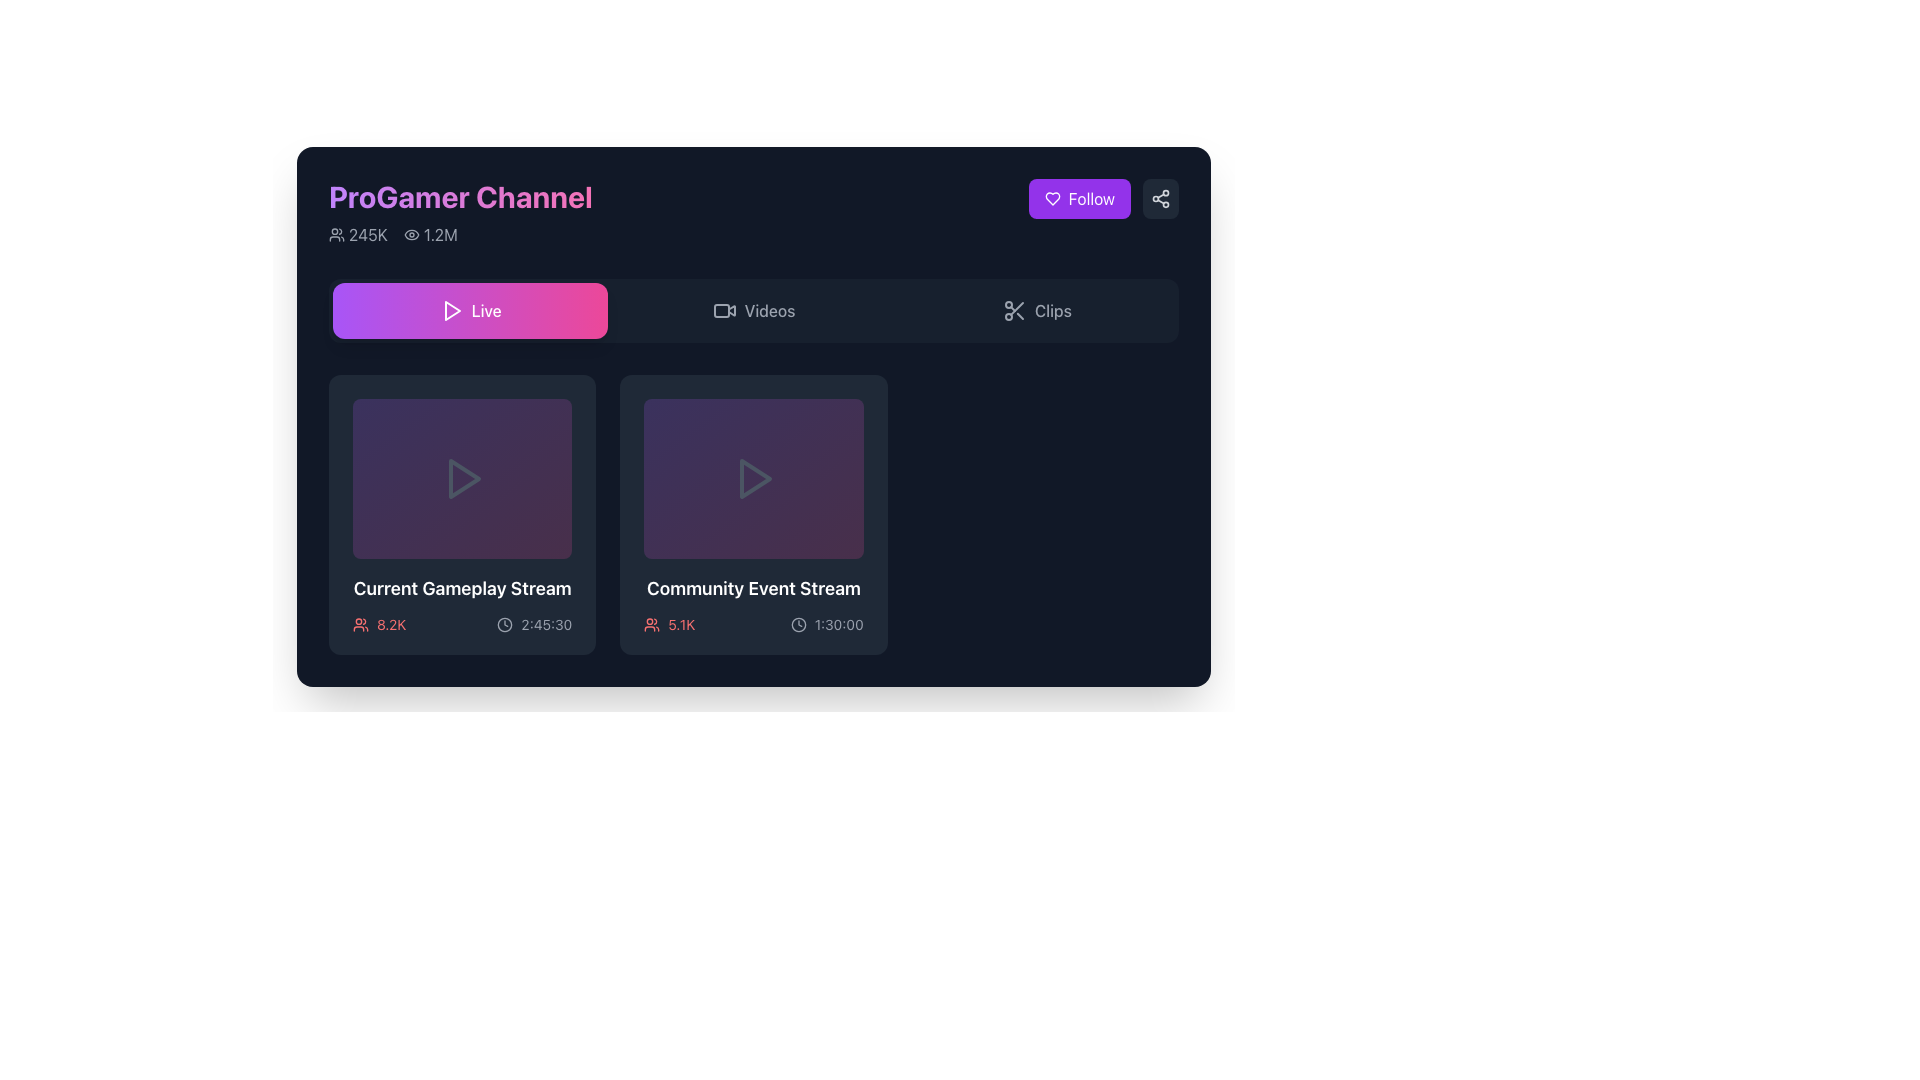 The height and width of the screenshot is (1080, 1920). Describe the element at coordinates (752, 311) in the screenshot. I see `the video-related content button located in the navigation bar, which is positioned centrally between the 'Live' and 'Clips' buttons` at that location.